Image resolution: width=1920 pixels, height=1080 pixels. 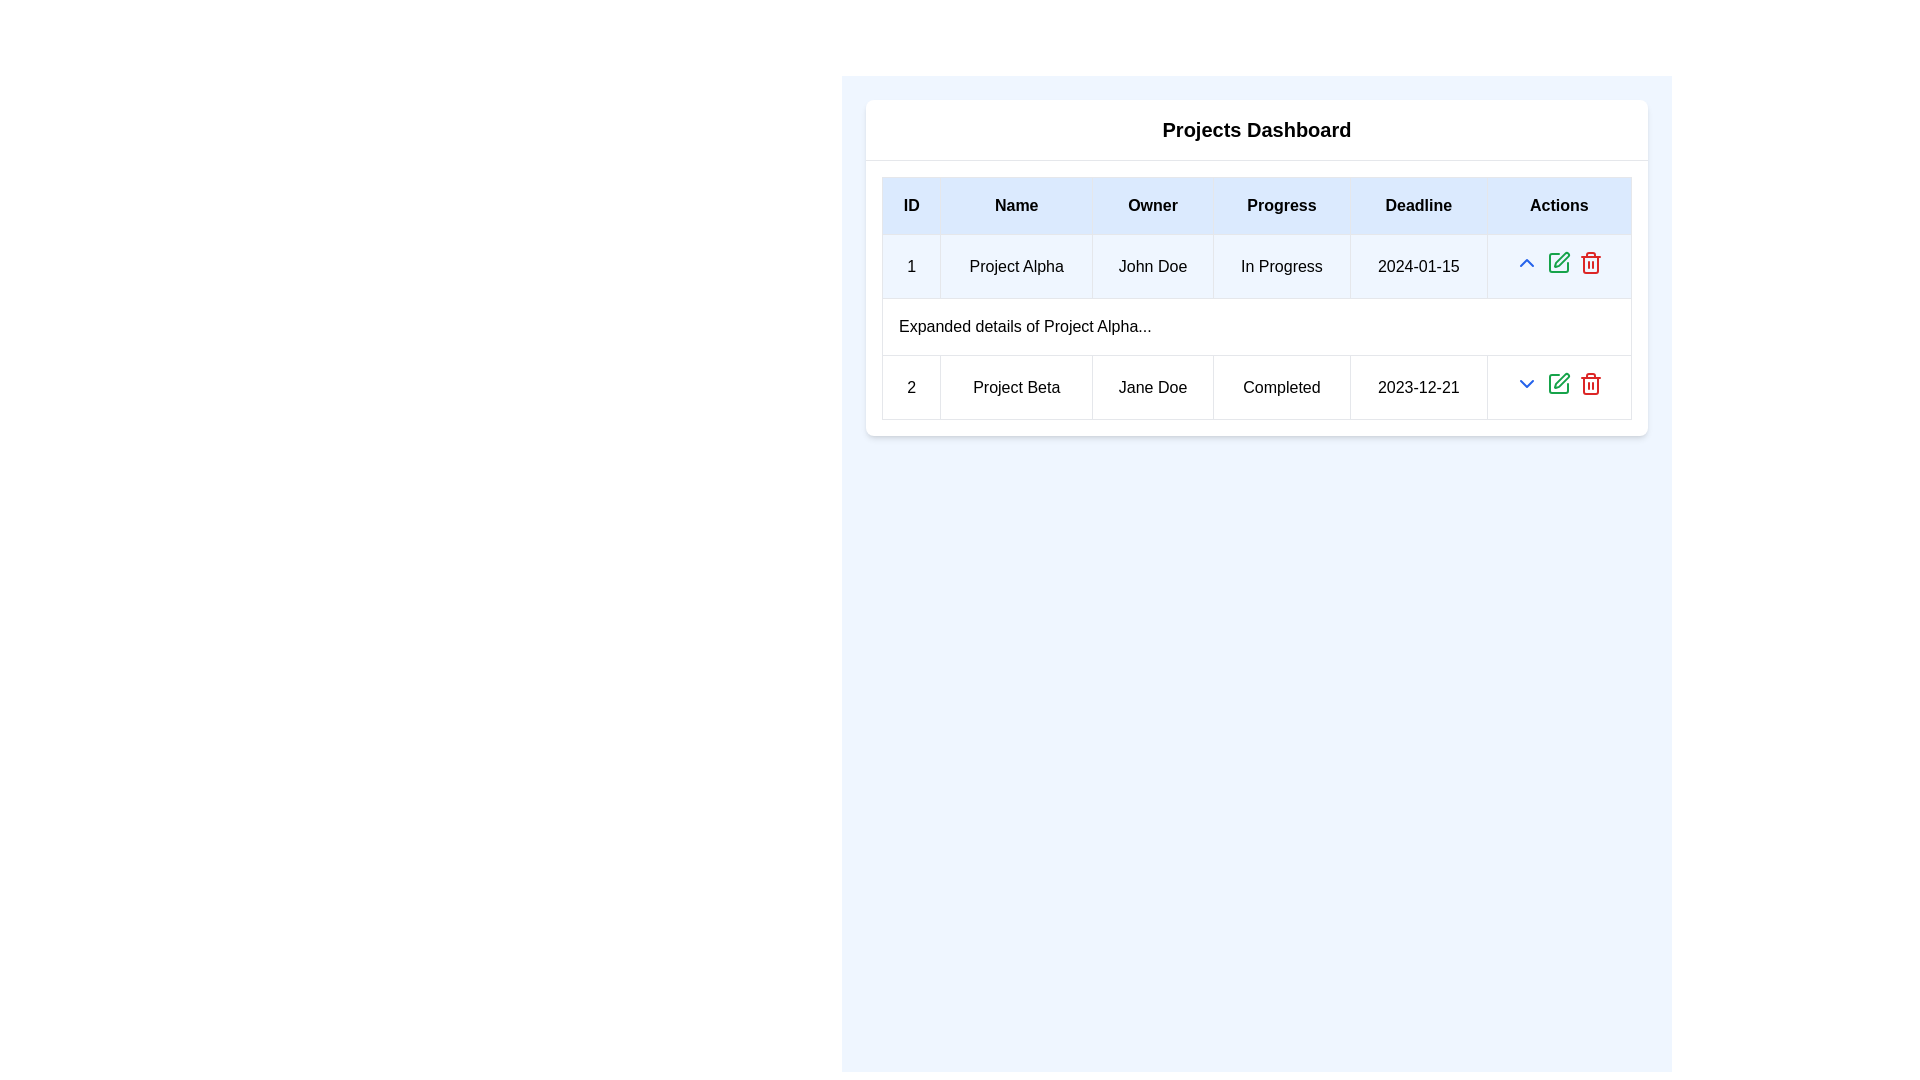 What do you see at coordinates (1256, 297) in the screenshot?
I see `the interactive cells of the project information table located centrally below the 'Projects Dashboard' title` at bounding box center [1256, 297].